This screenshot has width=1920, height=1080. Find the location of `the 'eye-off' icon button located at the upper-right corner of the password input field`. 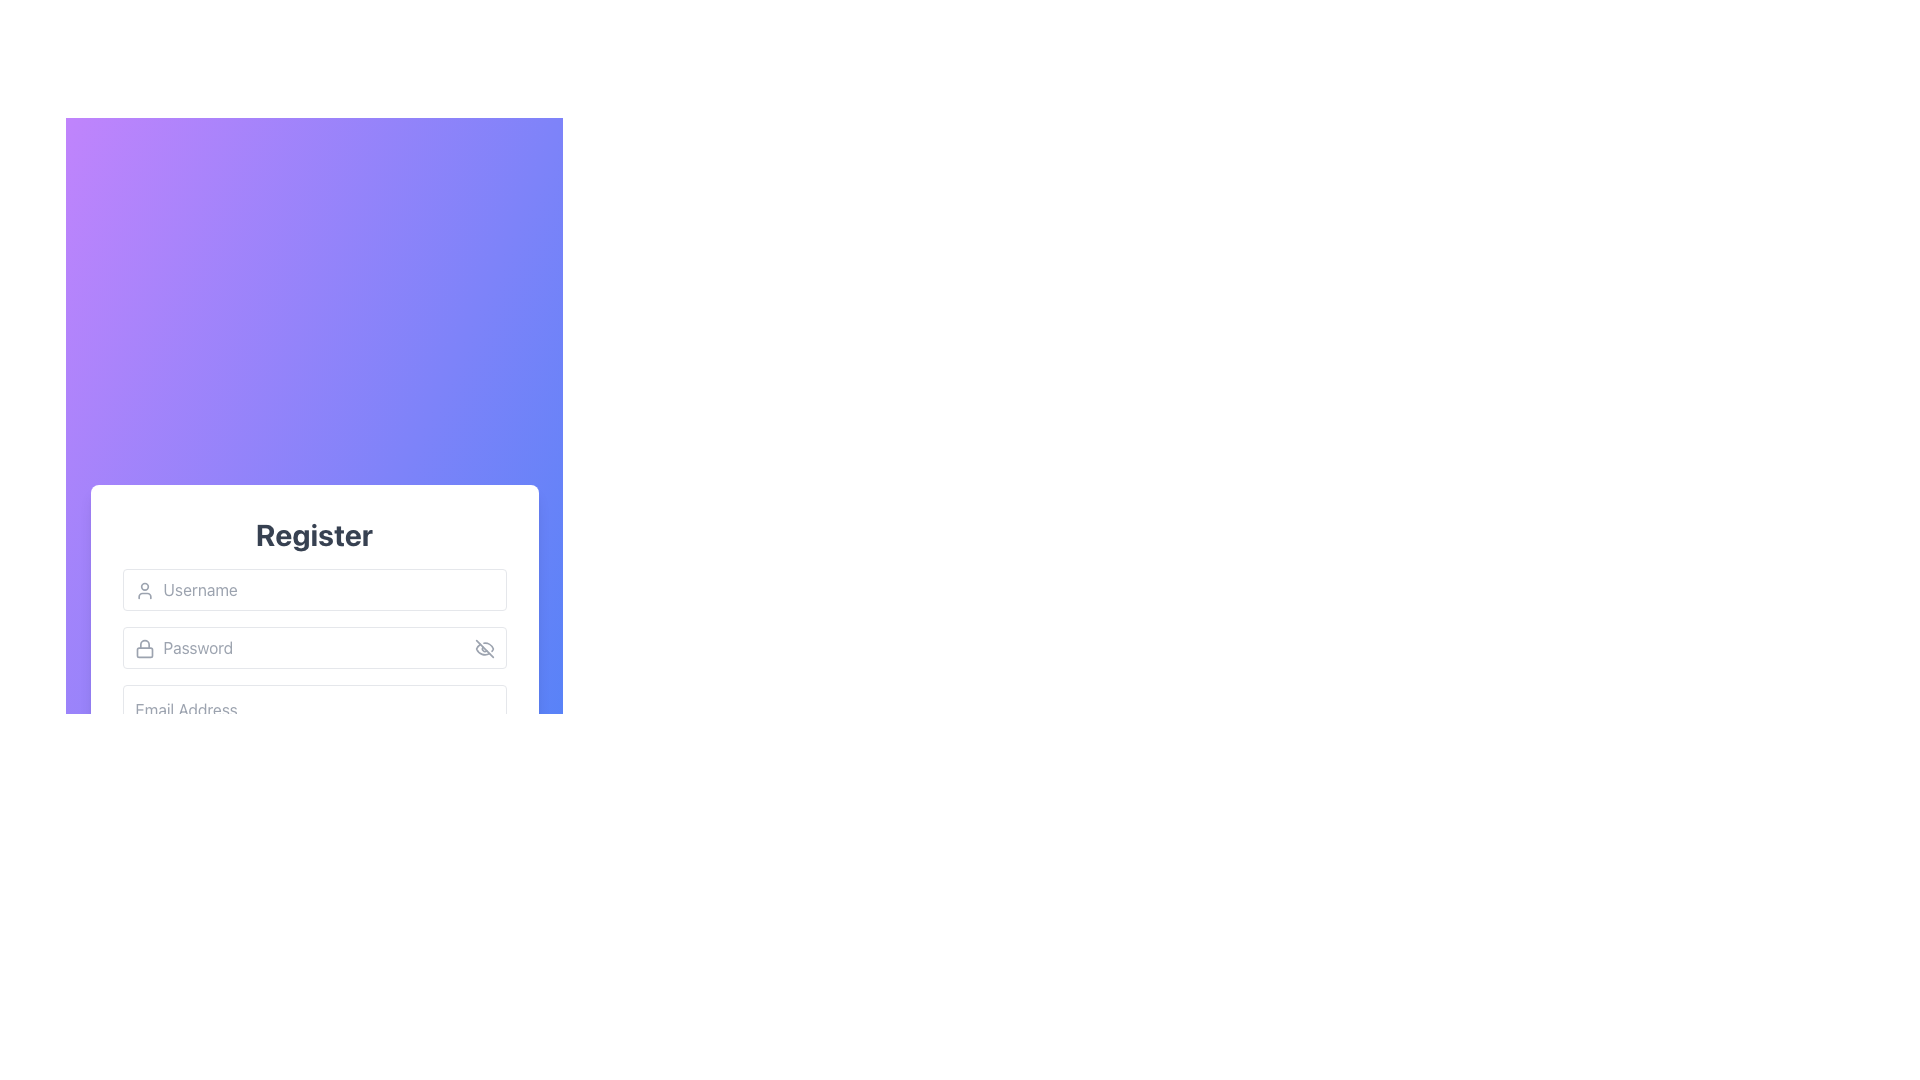

the 'eye-off' icon button located at the upper-right corner of the password input field is located at coordinates (484, 648).